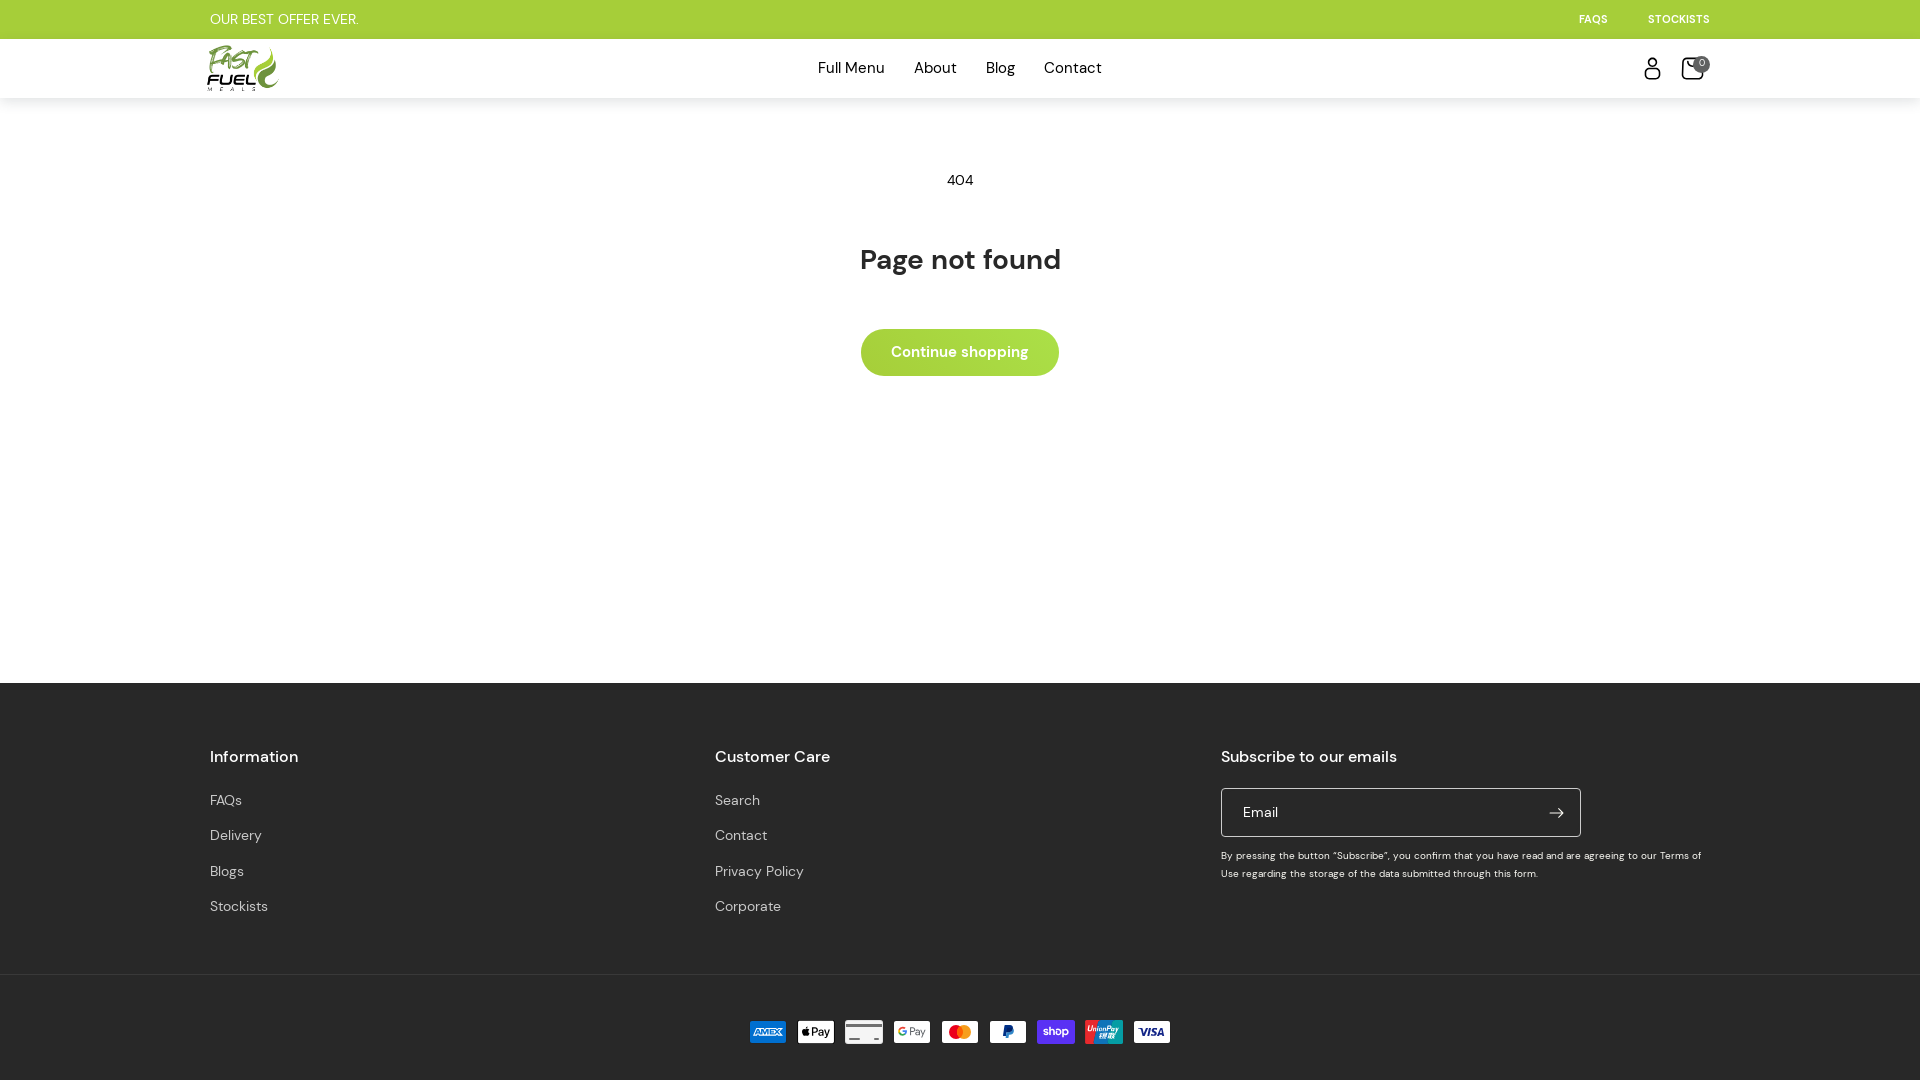  What do you see at coordinates (850, 67) in the screenshot?
I see `'Full Menu'` at bounding box center [850, 67].